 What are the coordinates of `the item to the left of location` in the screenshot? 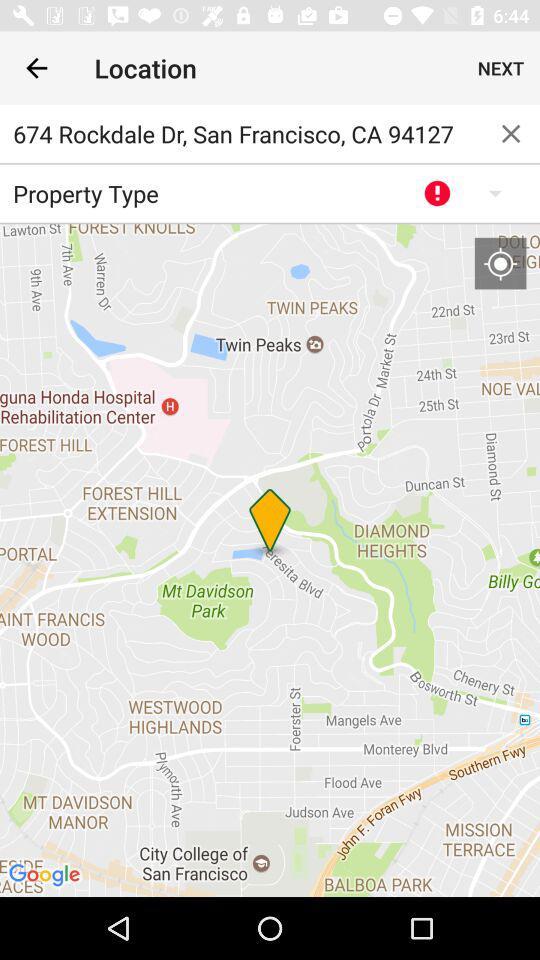 It's located at (36, 68).